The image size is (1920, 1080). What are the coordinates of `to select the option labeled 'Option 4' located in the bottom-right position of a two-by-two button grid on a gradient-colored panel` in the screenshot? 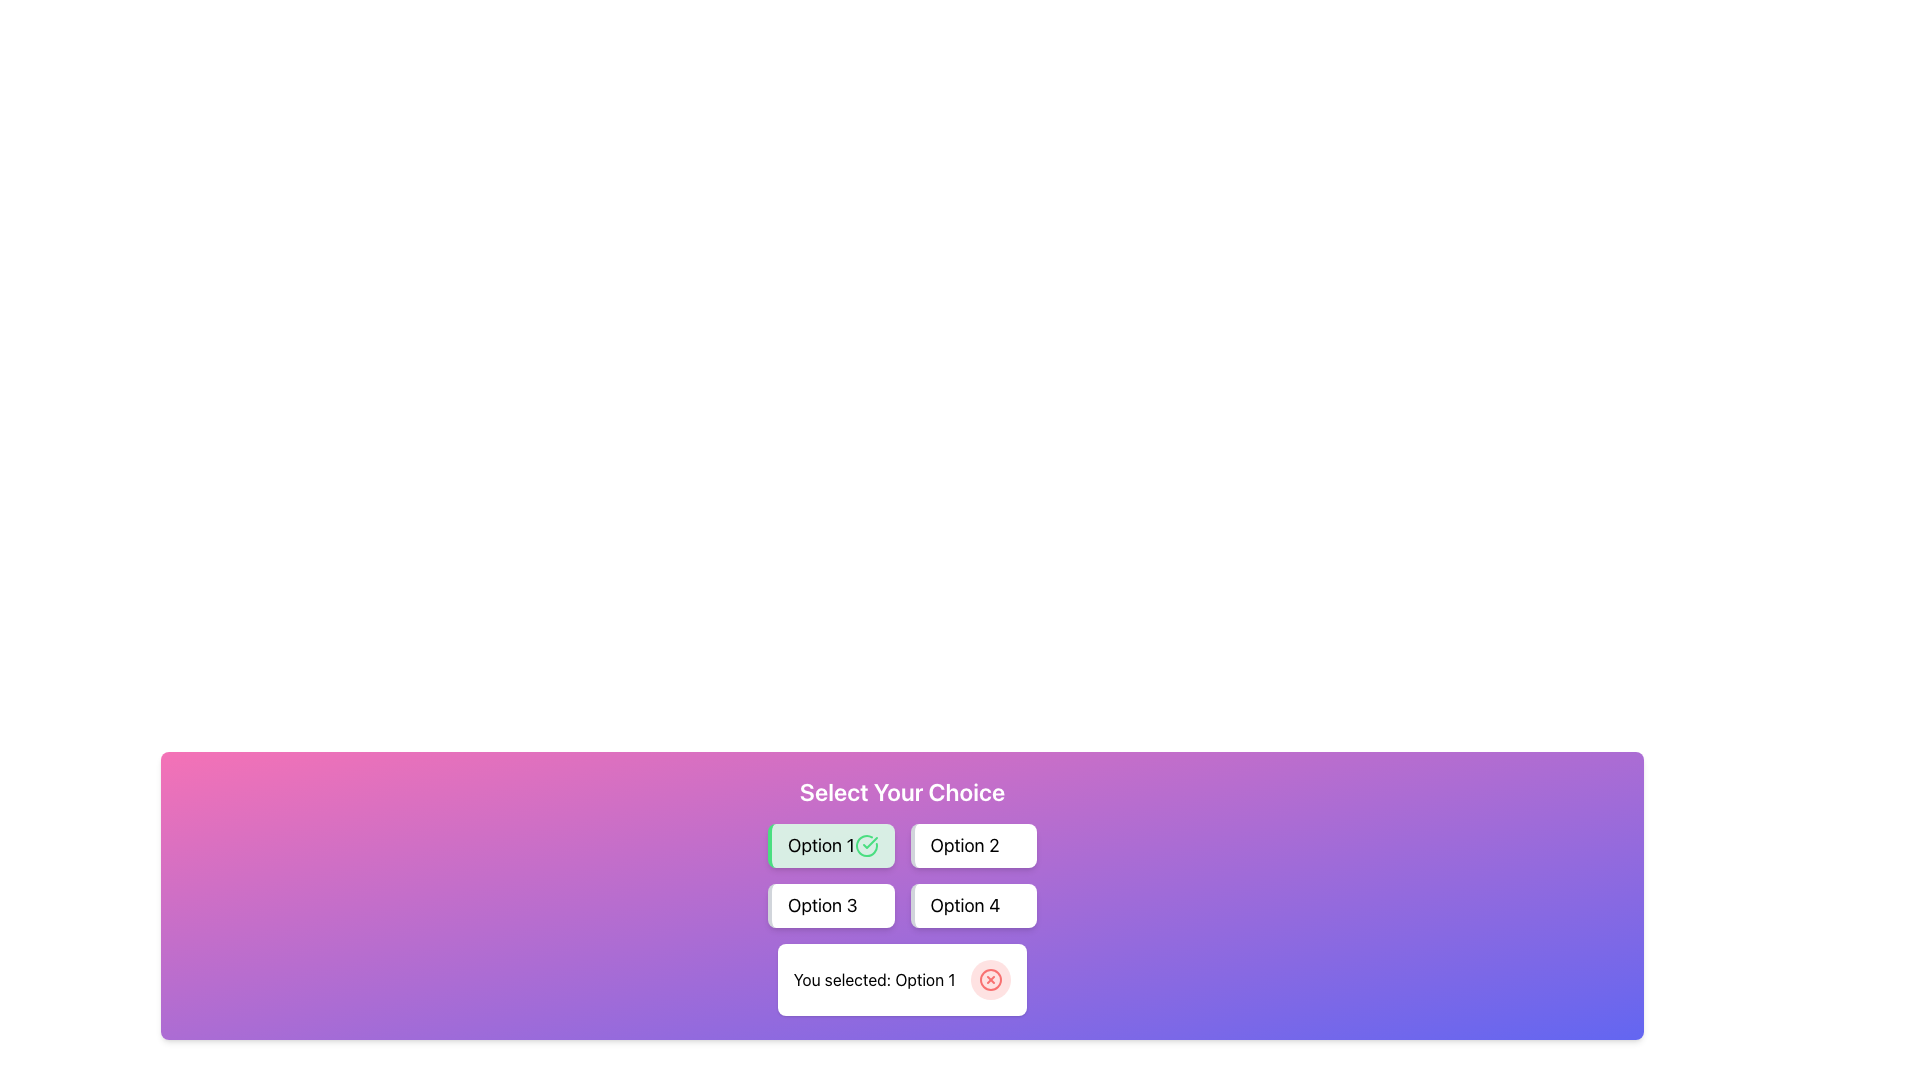 It's located at (965, 906).